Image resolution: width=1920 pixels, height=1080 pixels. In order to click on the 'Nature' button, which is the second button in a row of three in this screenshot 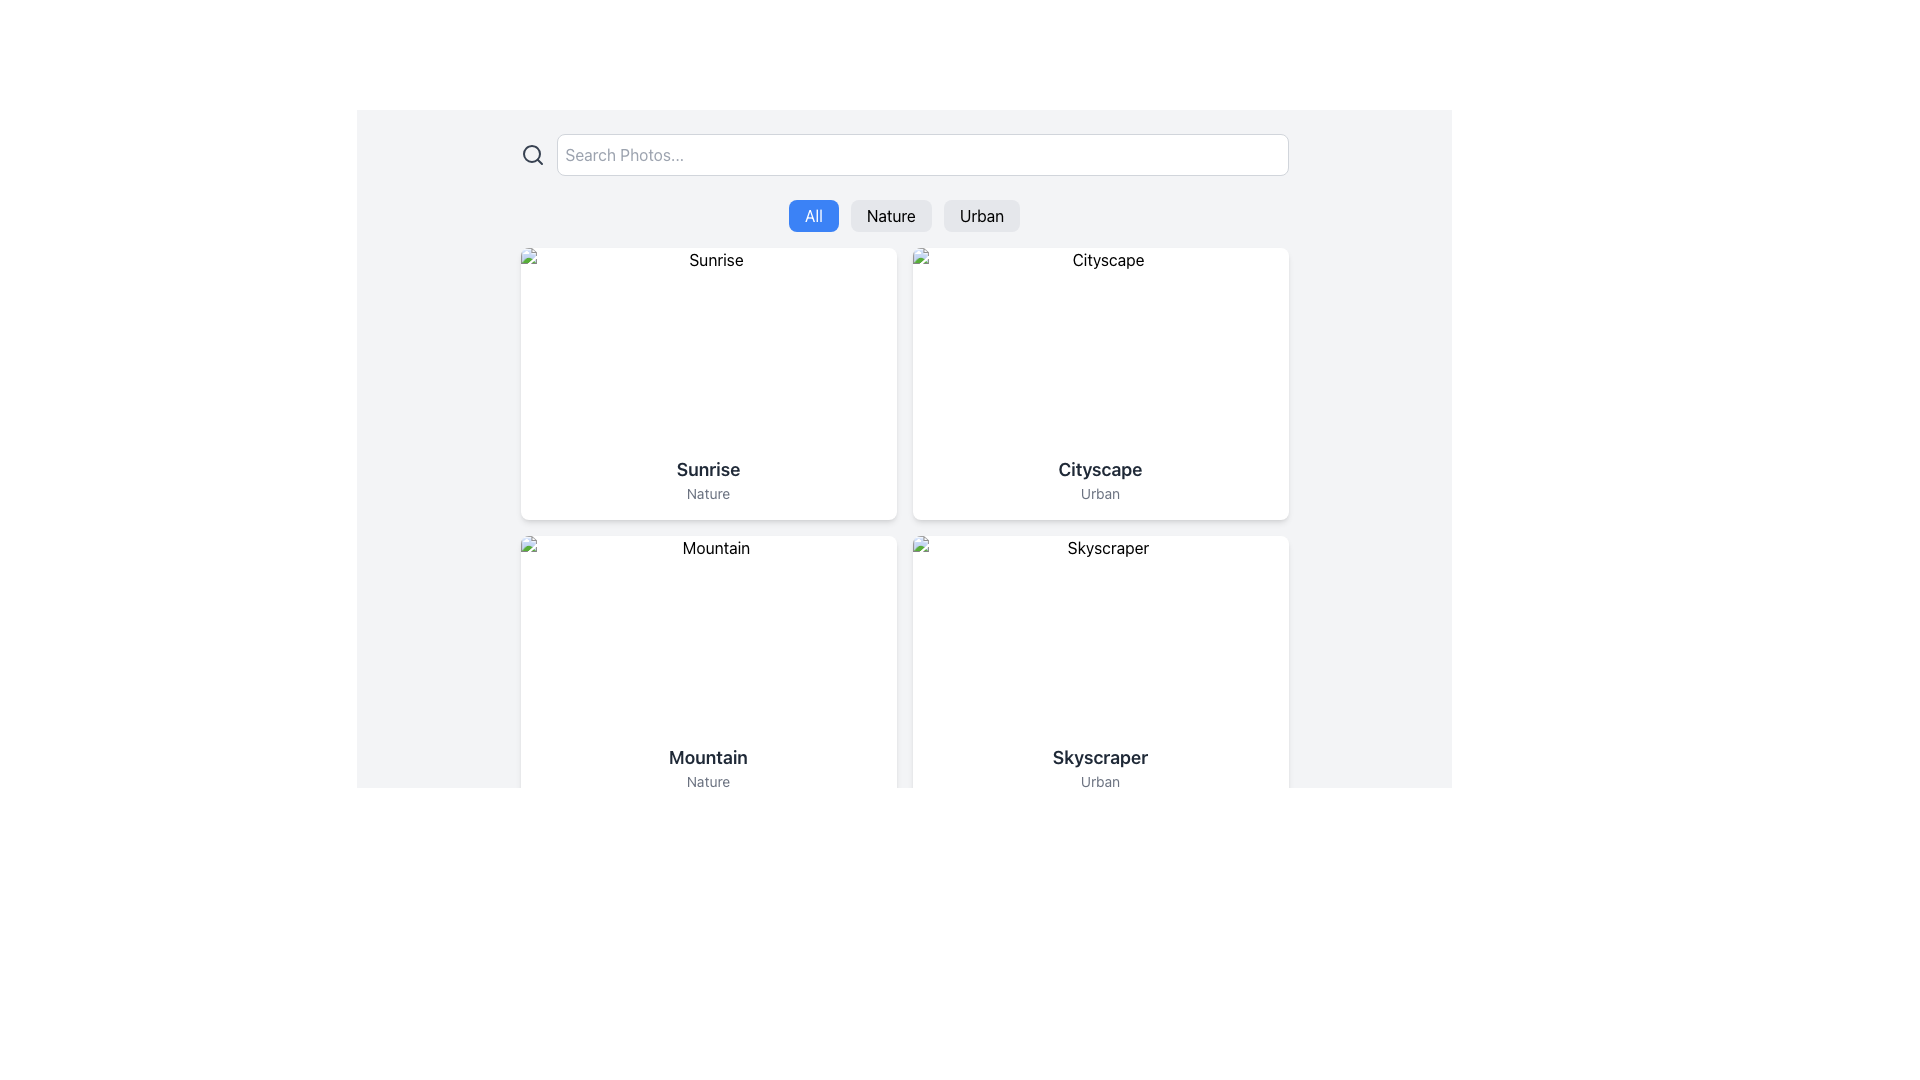, I will do `click(890, 216)`.